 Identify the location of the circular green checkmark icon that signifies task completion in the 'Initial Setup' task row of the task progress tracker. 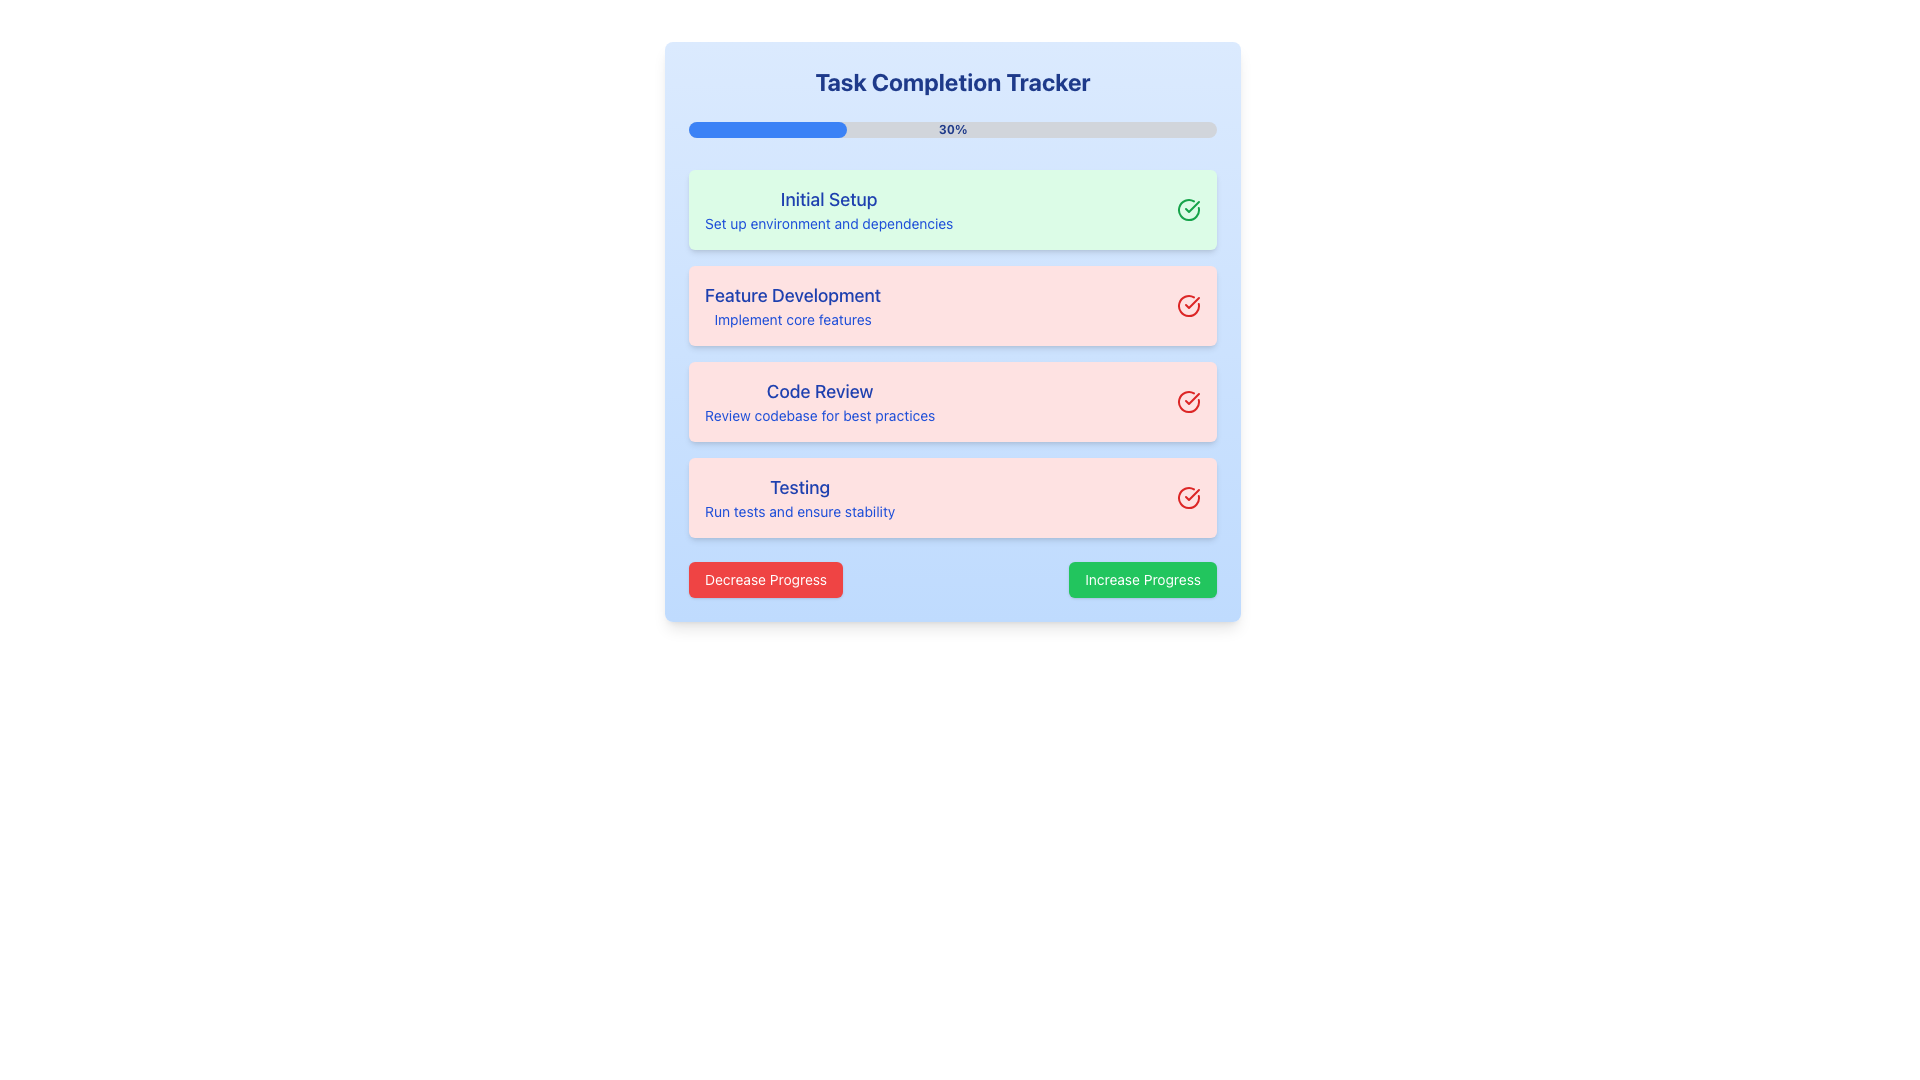
(1189, 209).